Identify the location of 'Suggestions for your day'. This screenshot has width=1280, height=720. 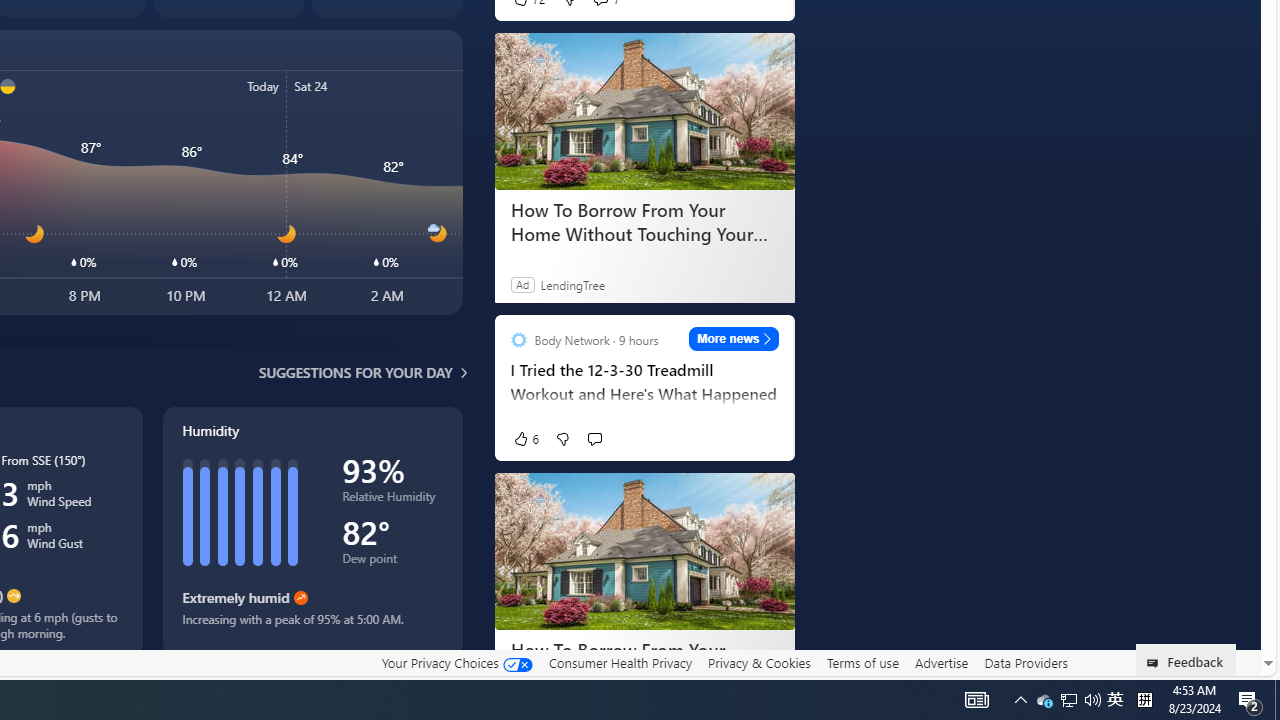
(355, 372).